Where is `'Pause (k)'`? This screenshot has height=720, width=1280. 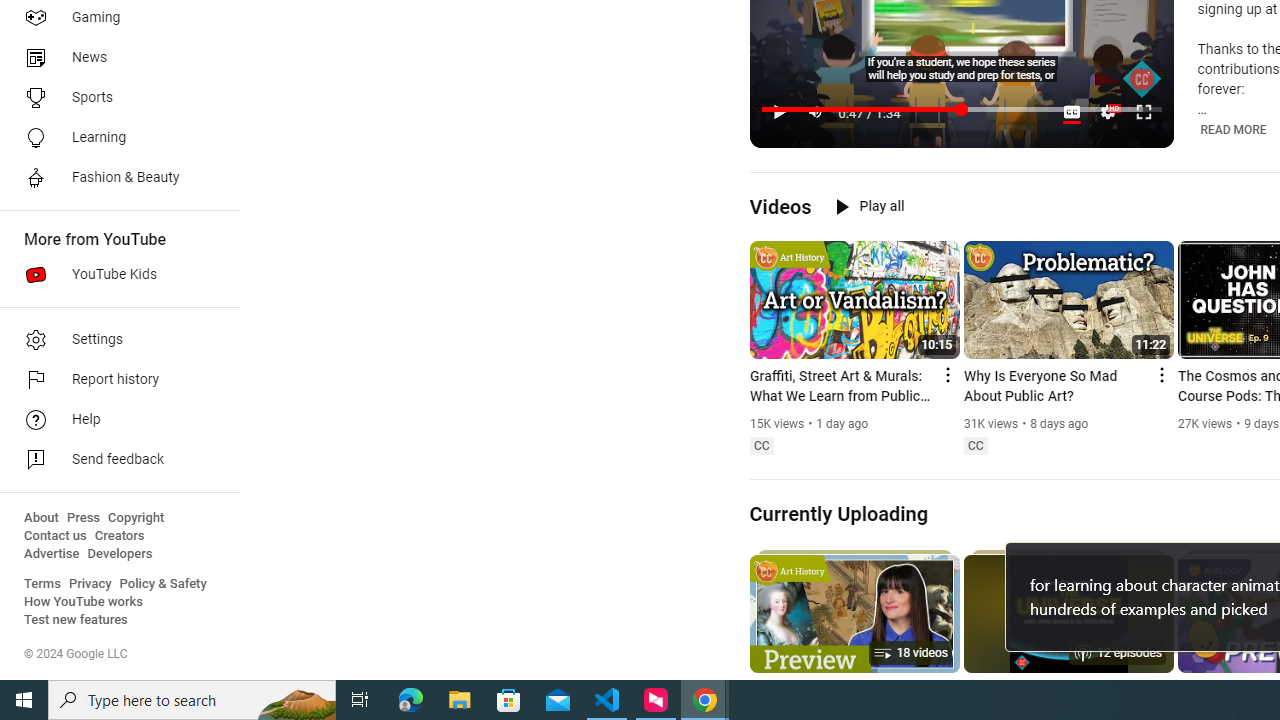
'Pause (k)' is located at coordinates (778, 112).